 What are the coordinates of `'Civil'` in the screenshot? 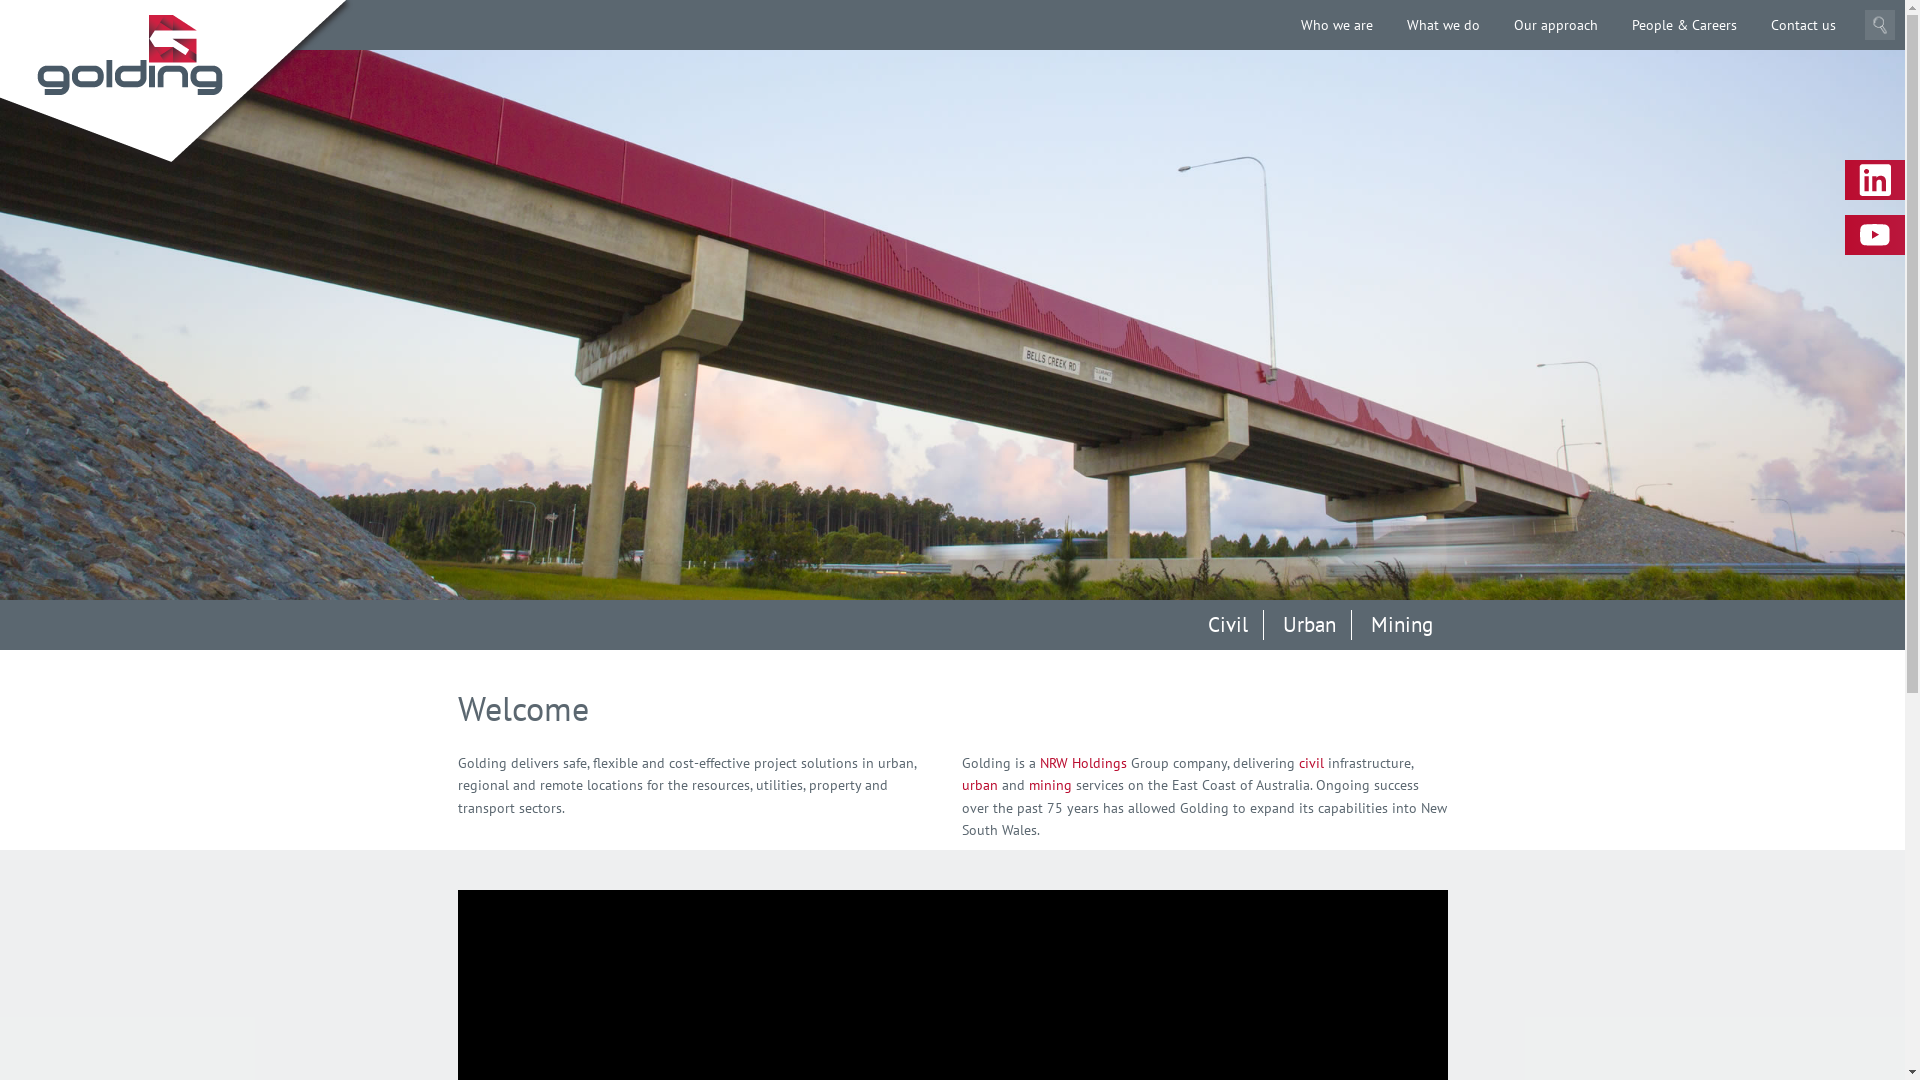 It's located at (1226, 623).